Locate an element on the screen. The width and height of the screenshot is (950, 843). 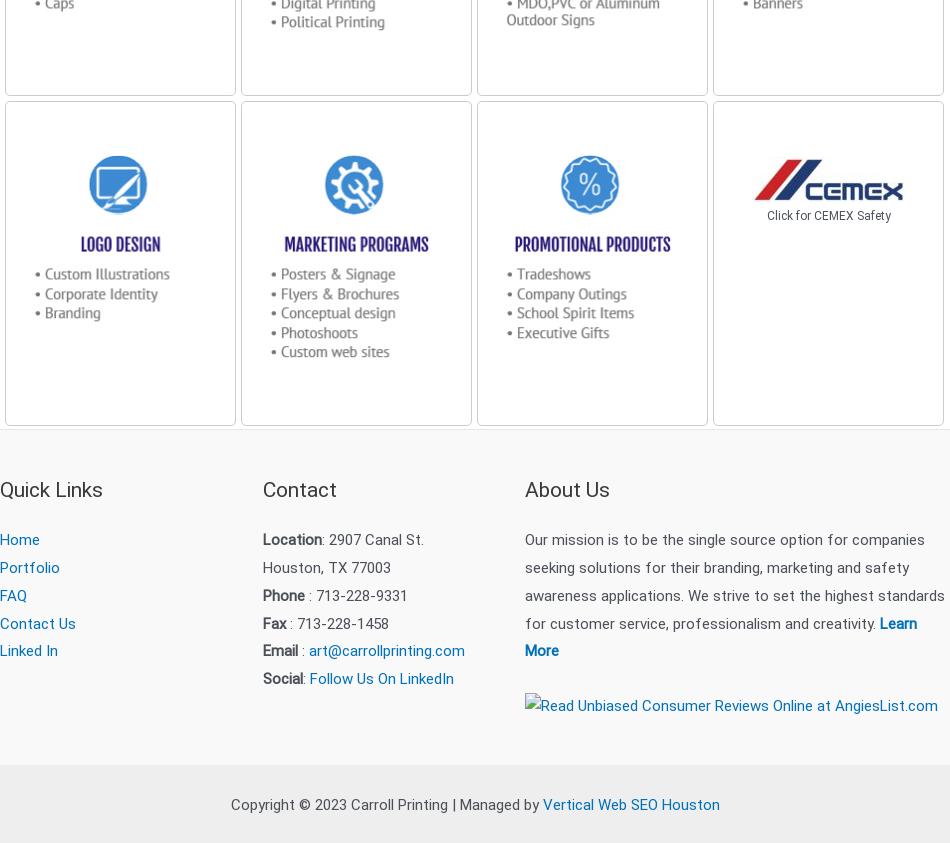
'Portfolio' is located at coordinates (30, 566).